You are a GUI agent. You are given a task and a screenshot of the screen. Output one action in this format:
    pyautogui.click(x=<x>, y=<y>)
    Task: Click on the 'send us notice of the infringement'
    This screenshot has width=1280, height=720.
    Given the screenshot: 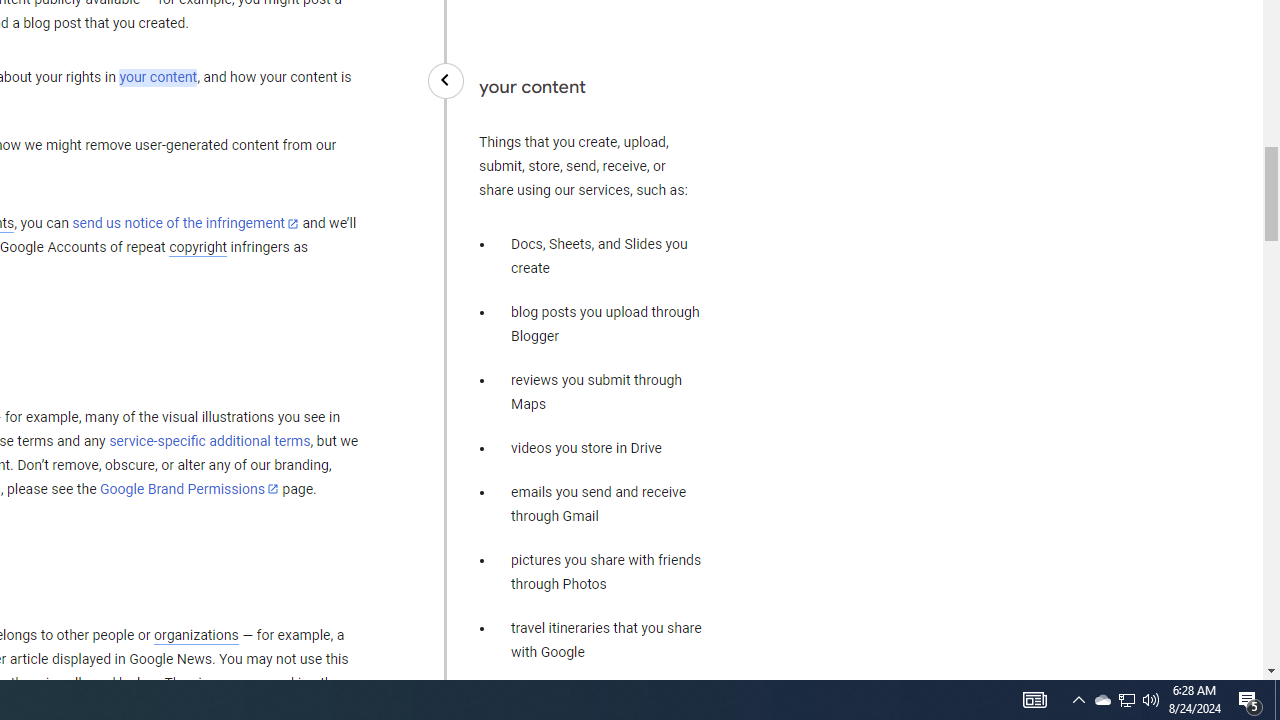 What is the action you would take?
    pyautogui.click(x=185, y=224)
    